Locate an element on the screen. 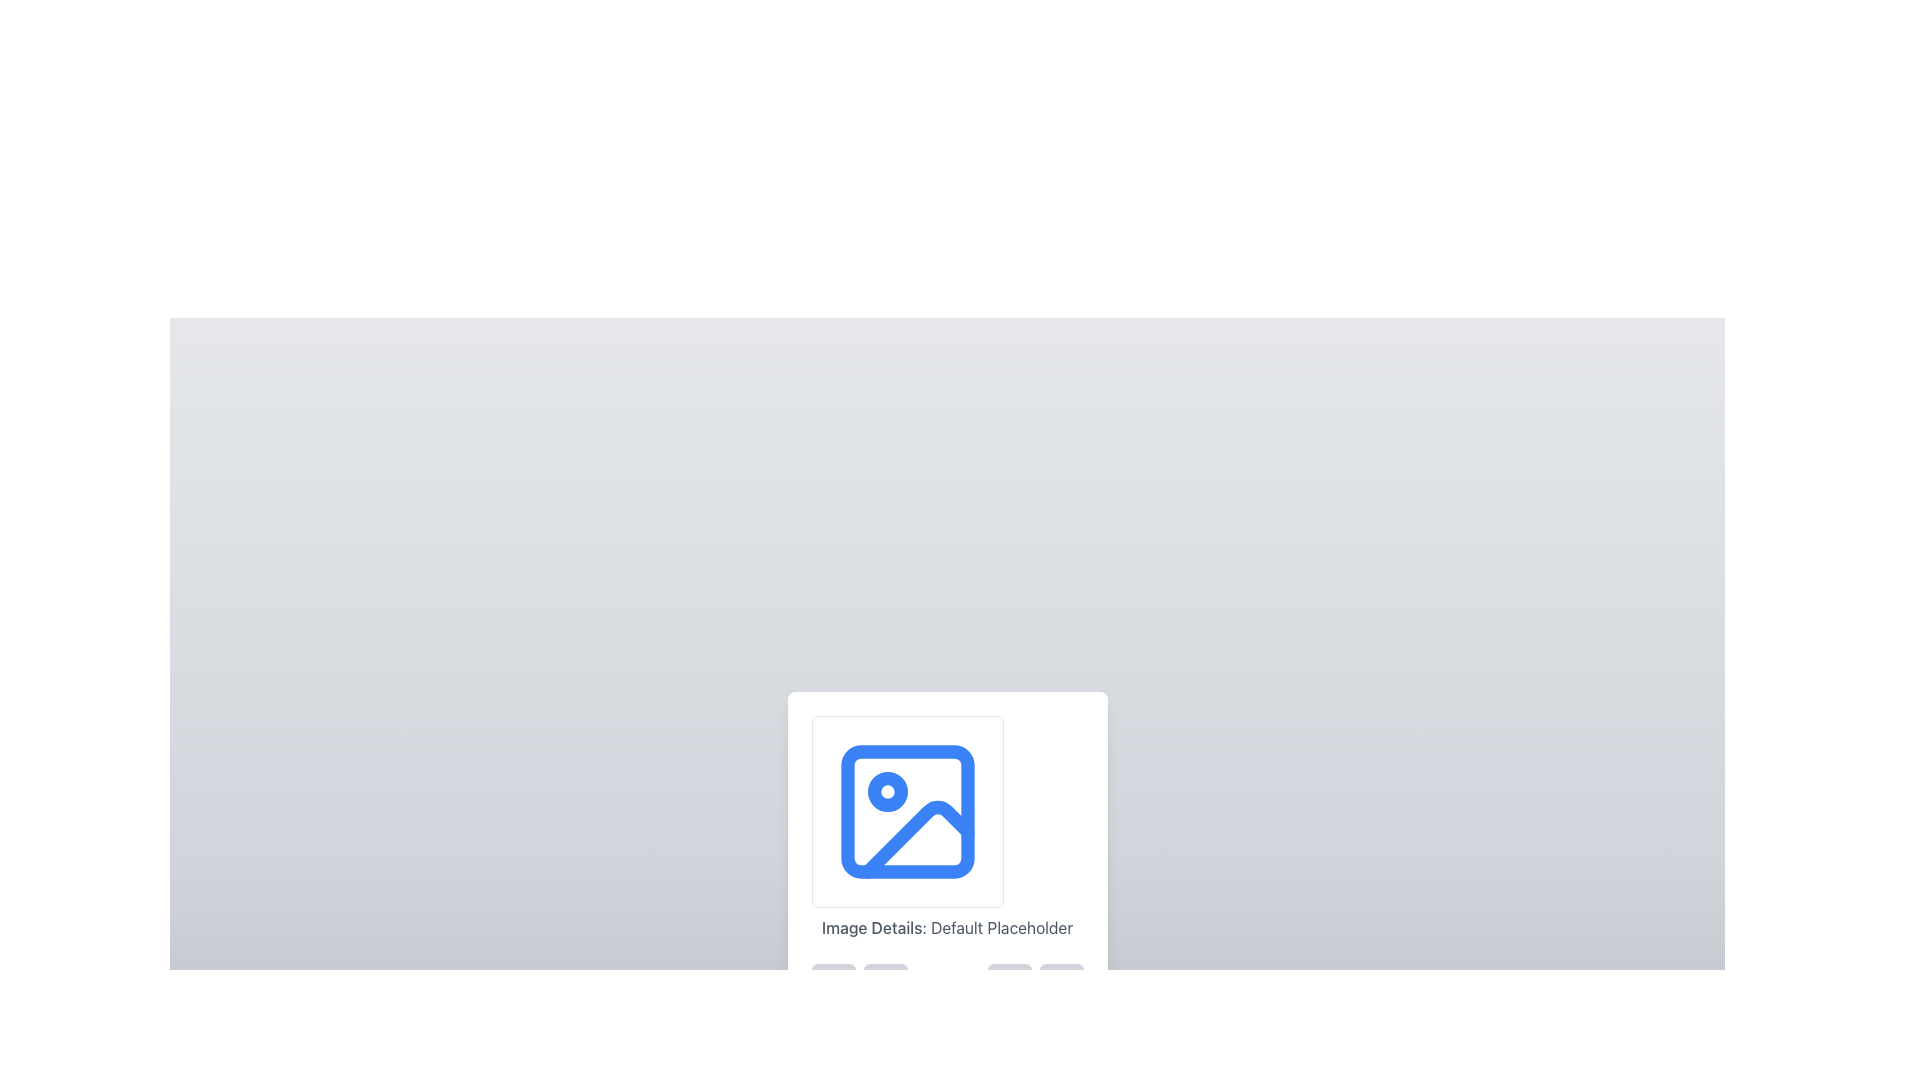 The width and height of the screenshot is (1920, 1080). the small circular SVG element located in the upper-left corner of the picture frame icon is located at coordinates (886, 790).